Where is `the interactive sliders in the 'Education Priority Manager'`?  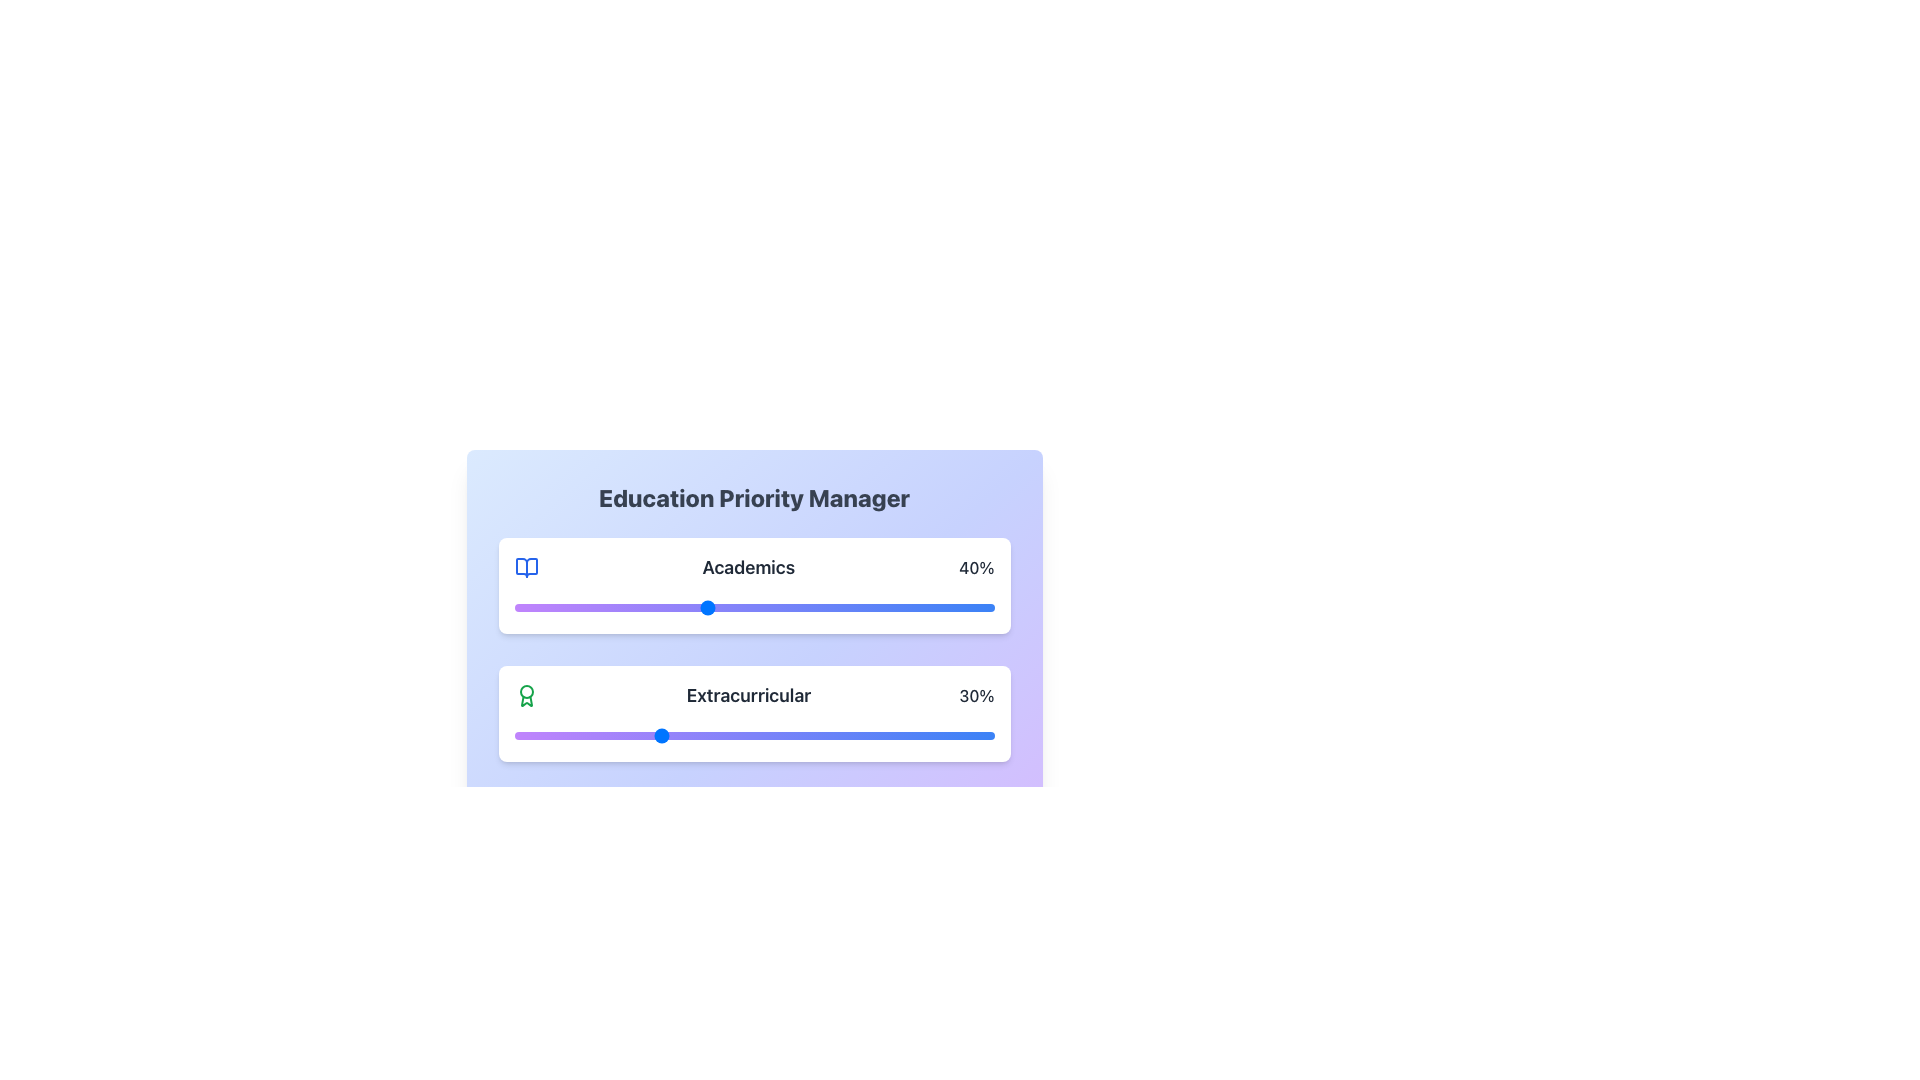 the interactive sliders in the 'Education Priority Manager' is located at coordinates (753, 712).